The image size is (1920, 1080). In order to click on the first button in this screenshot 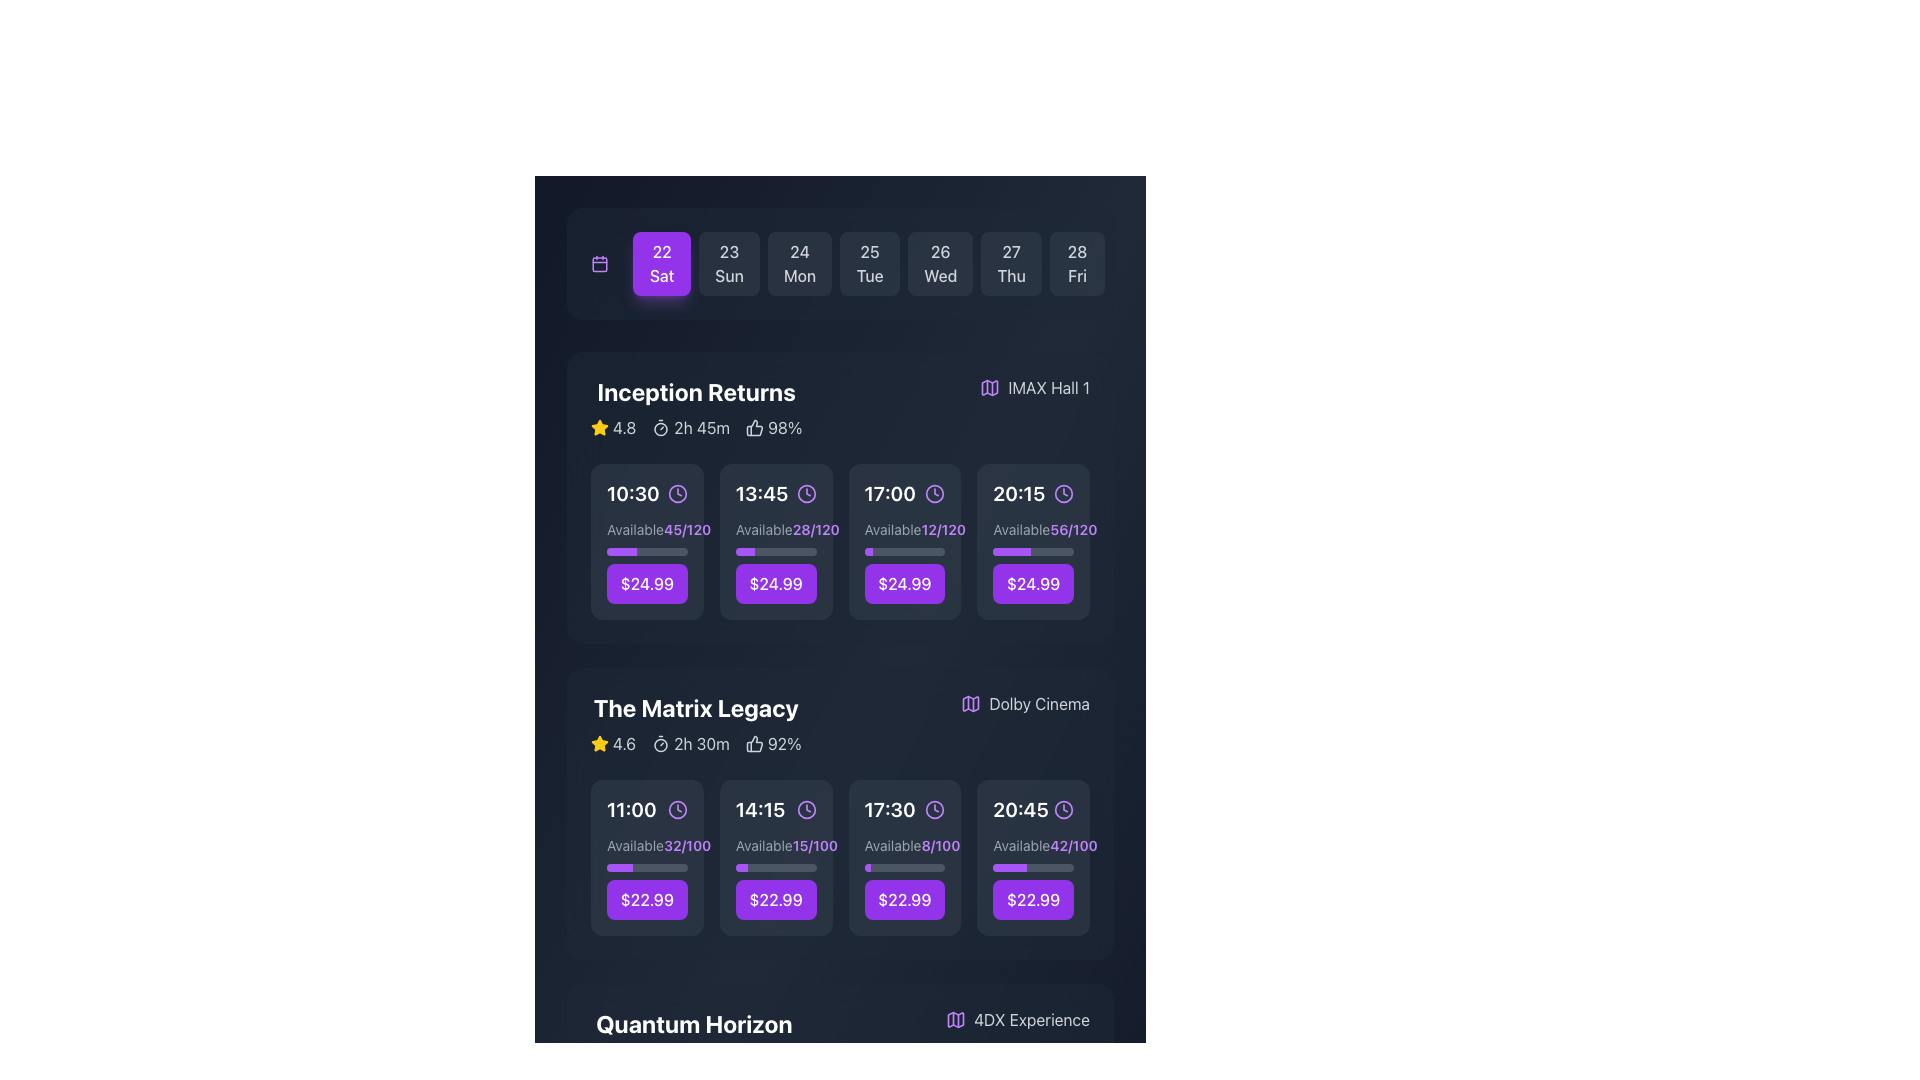, I will do `click(662, 262)`.